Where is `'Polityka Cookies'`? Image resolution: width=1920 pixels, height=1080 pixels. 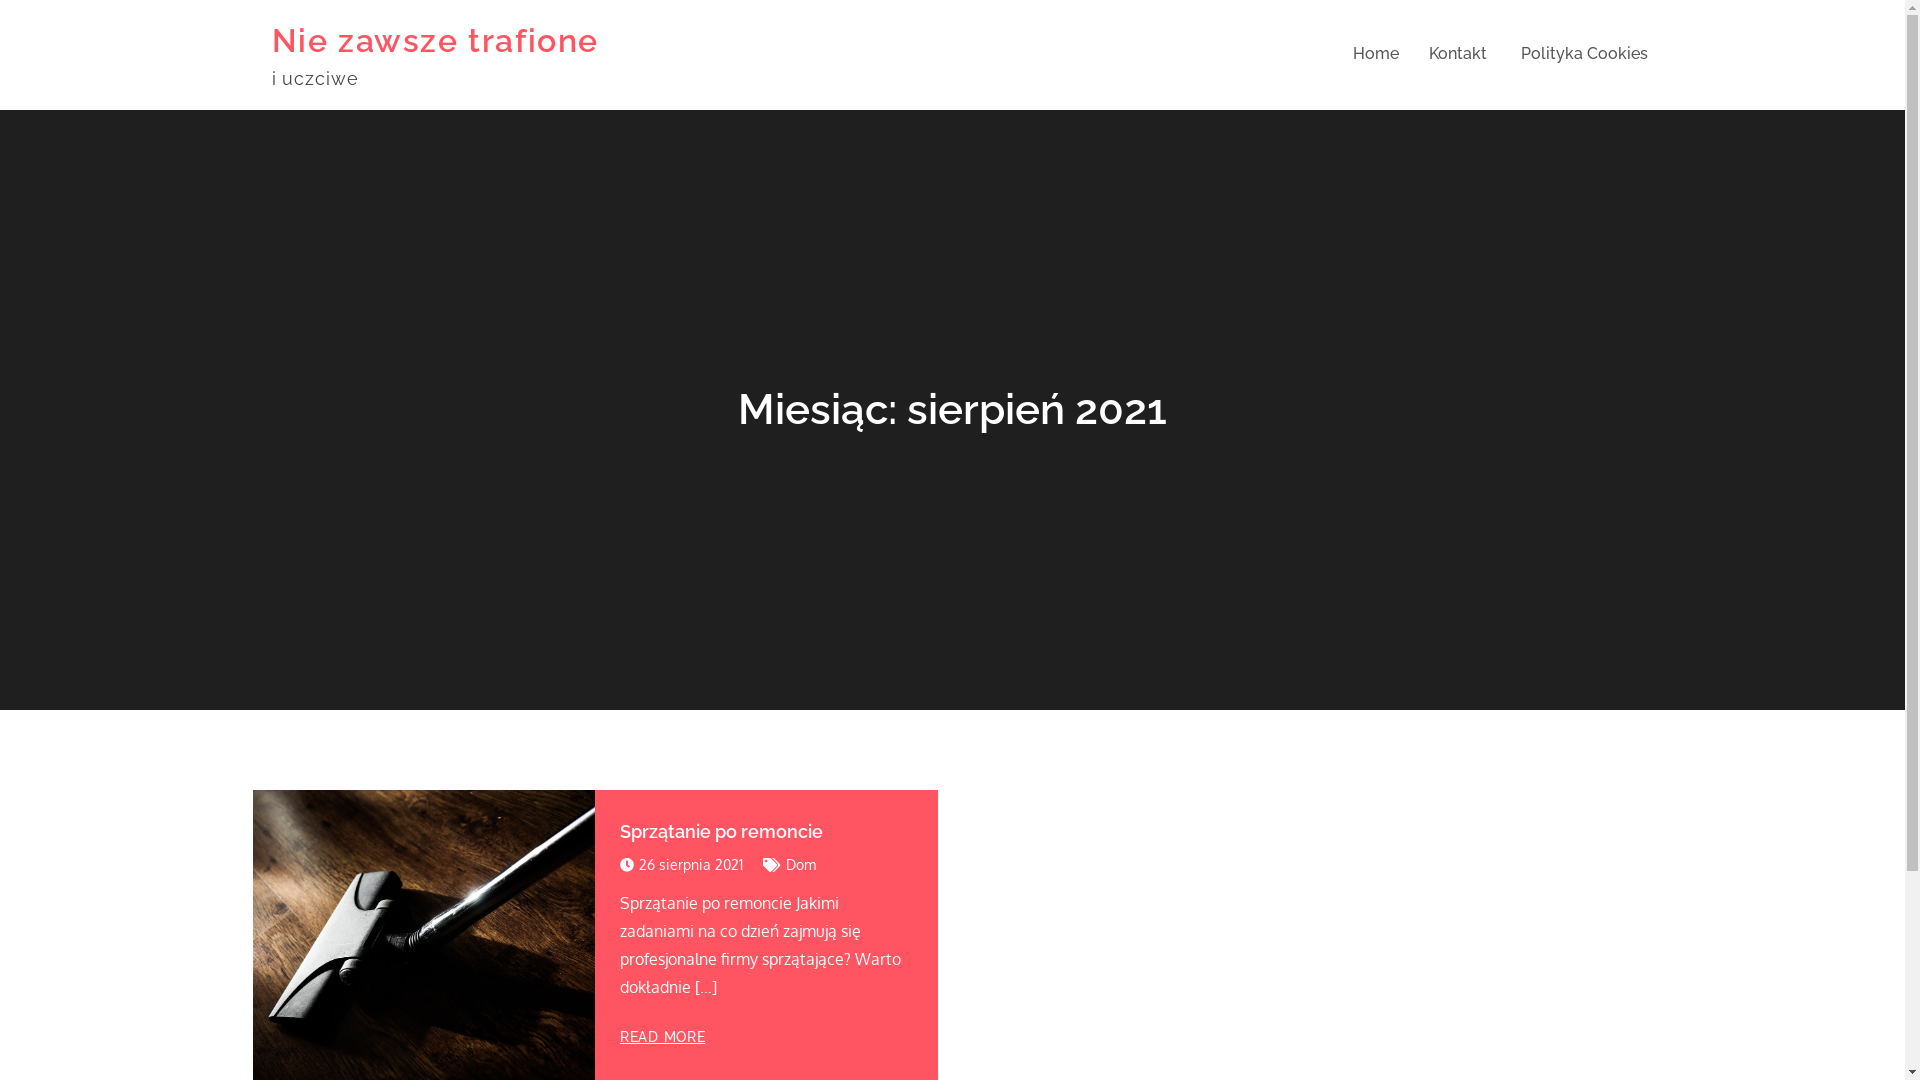 'Polityka Cookies' is located at coordinates (1582, 53).